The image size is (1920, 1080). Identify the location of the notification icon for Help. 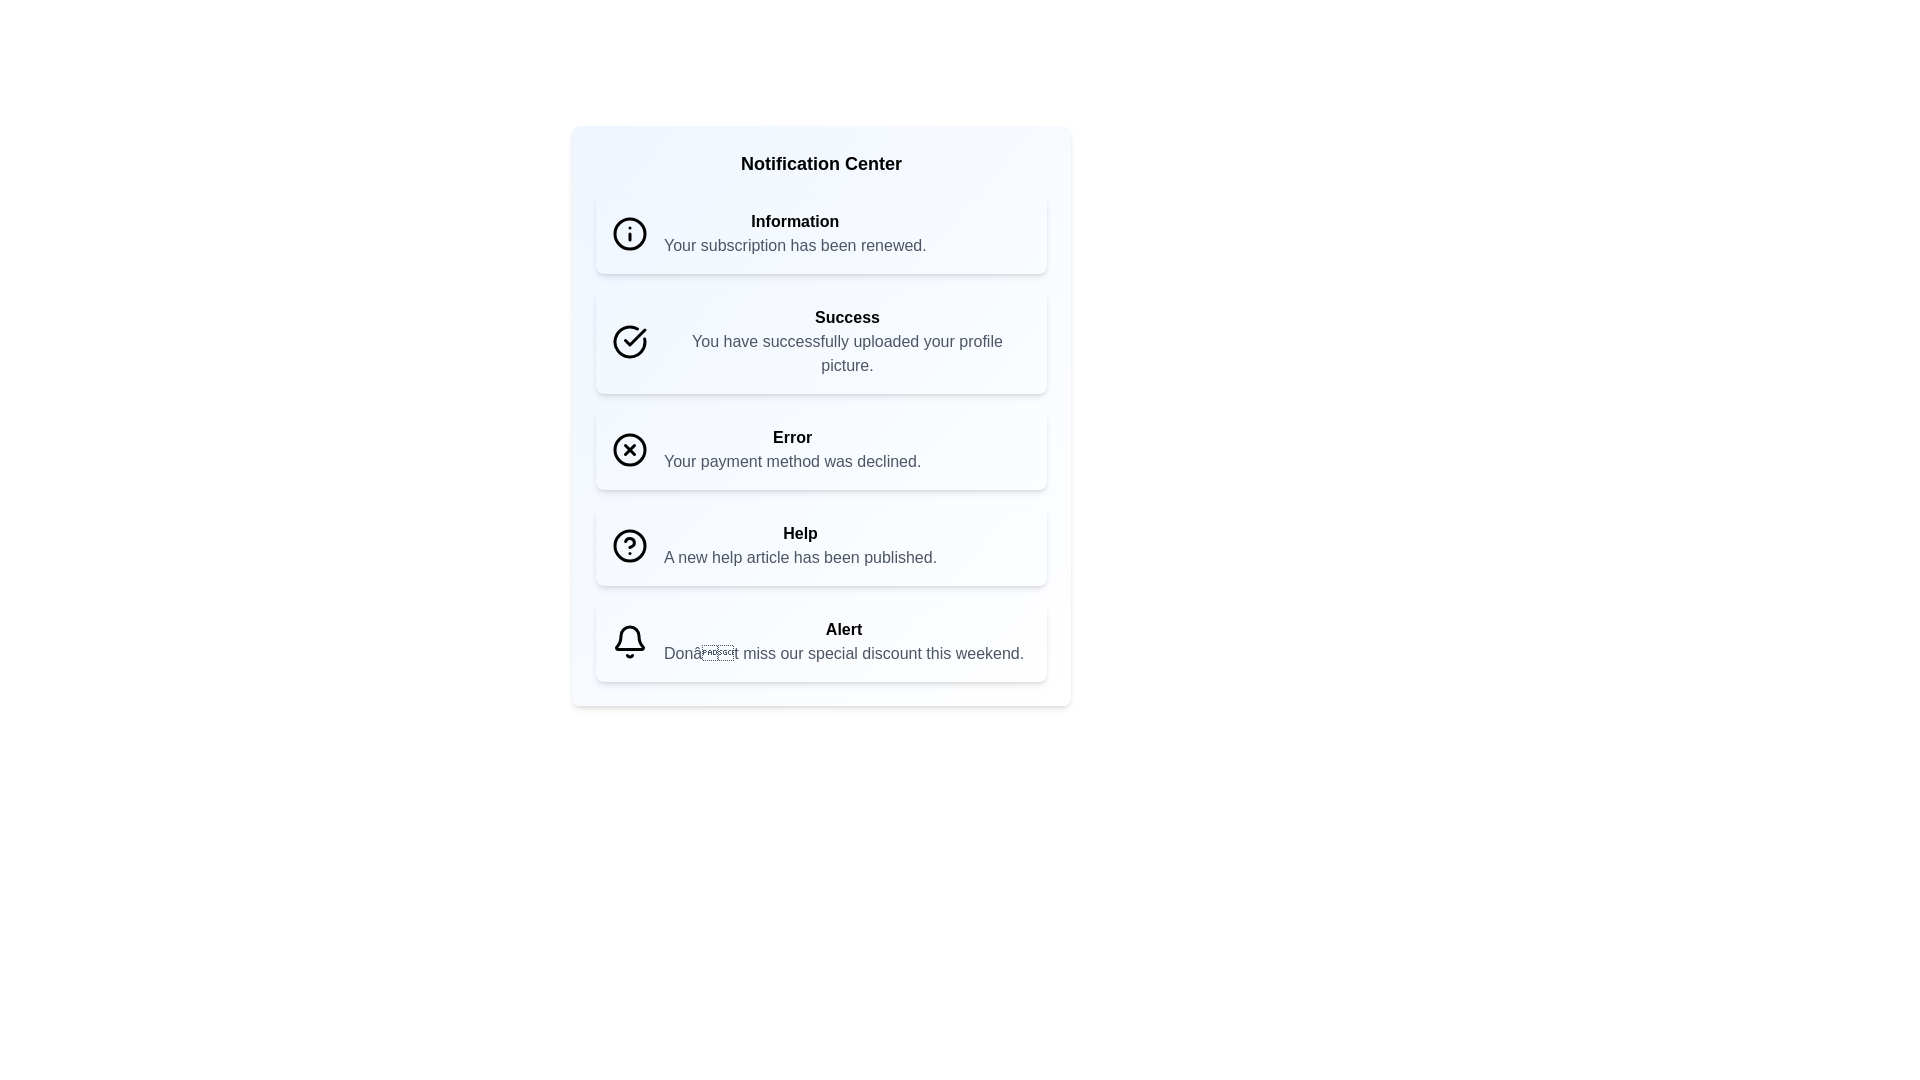
(628, 546).